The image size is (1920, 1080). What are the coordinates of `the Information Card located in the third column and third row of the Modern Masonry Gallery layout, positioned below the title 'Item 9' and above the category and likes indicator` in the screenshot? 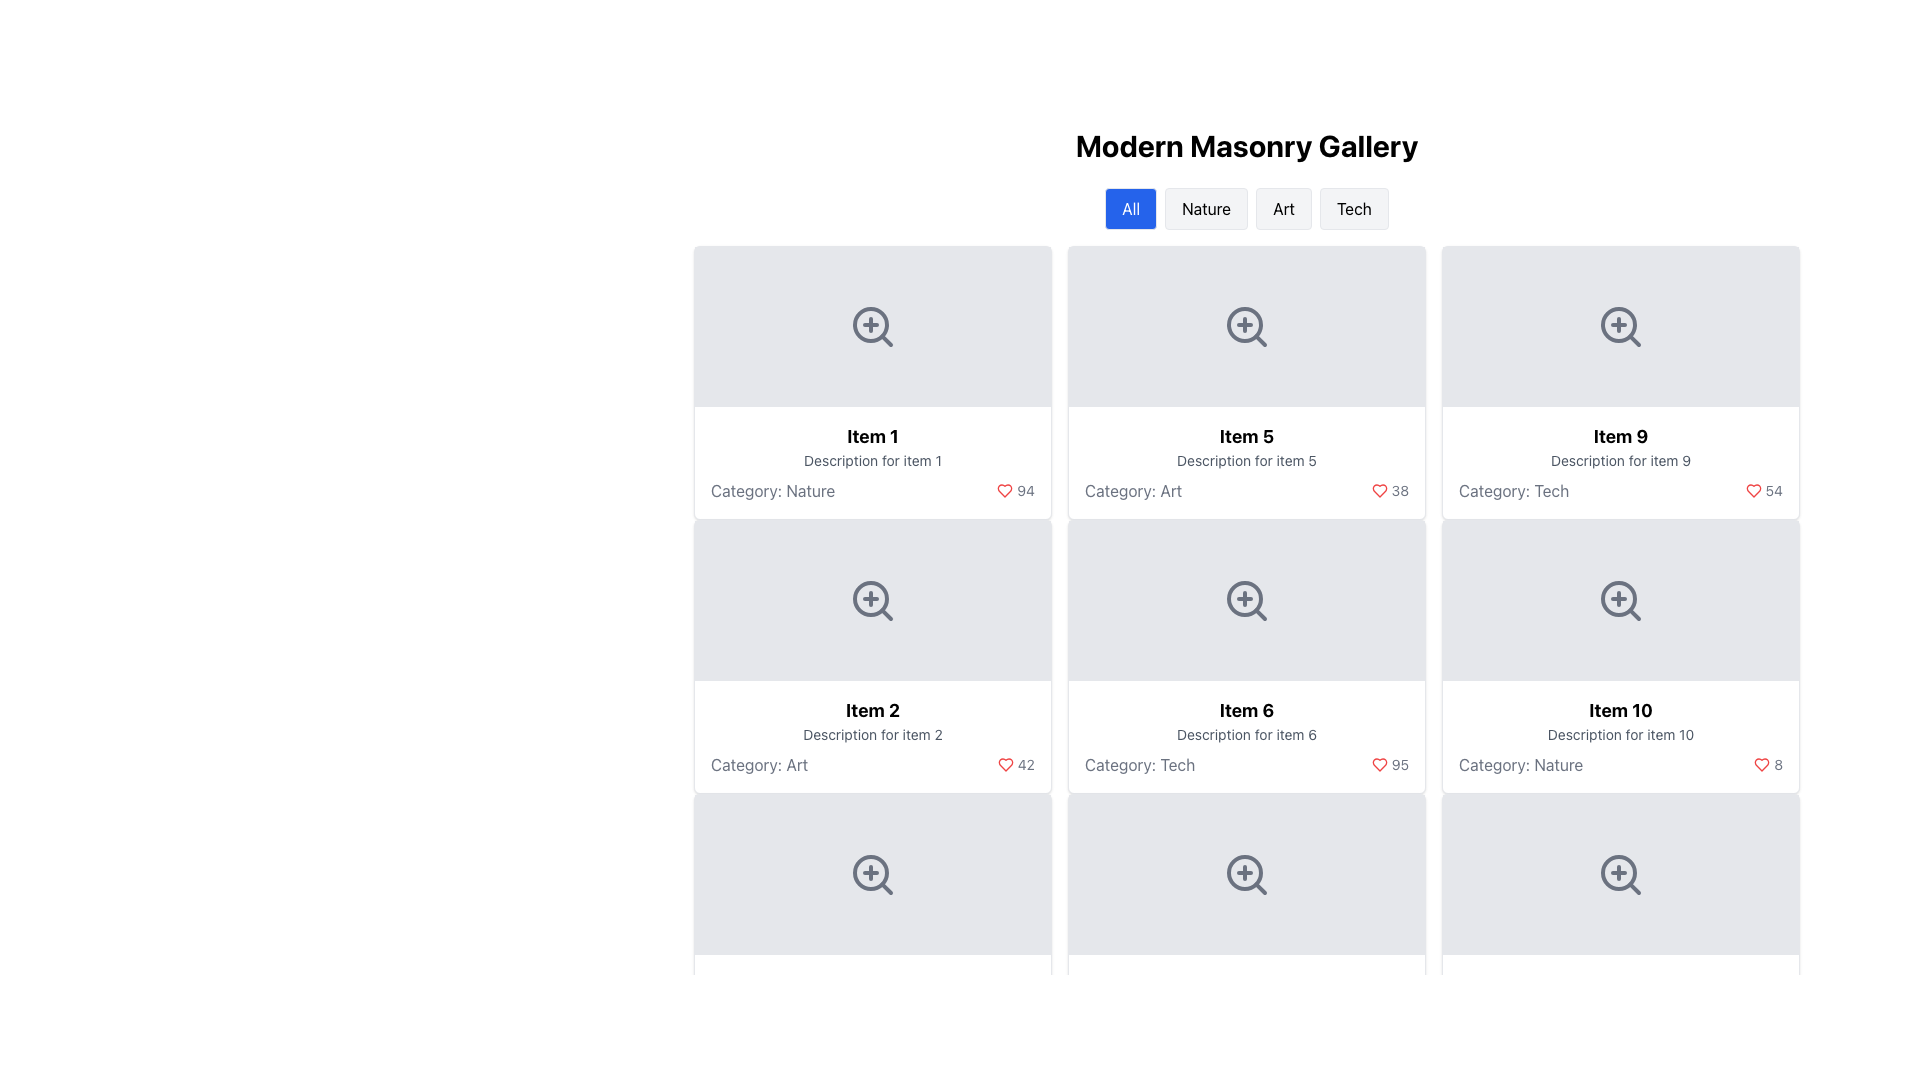 It's located at (1621, 462).